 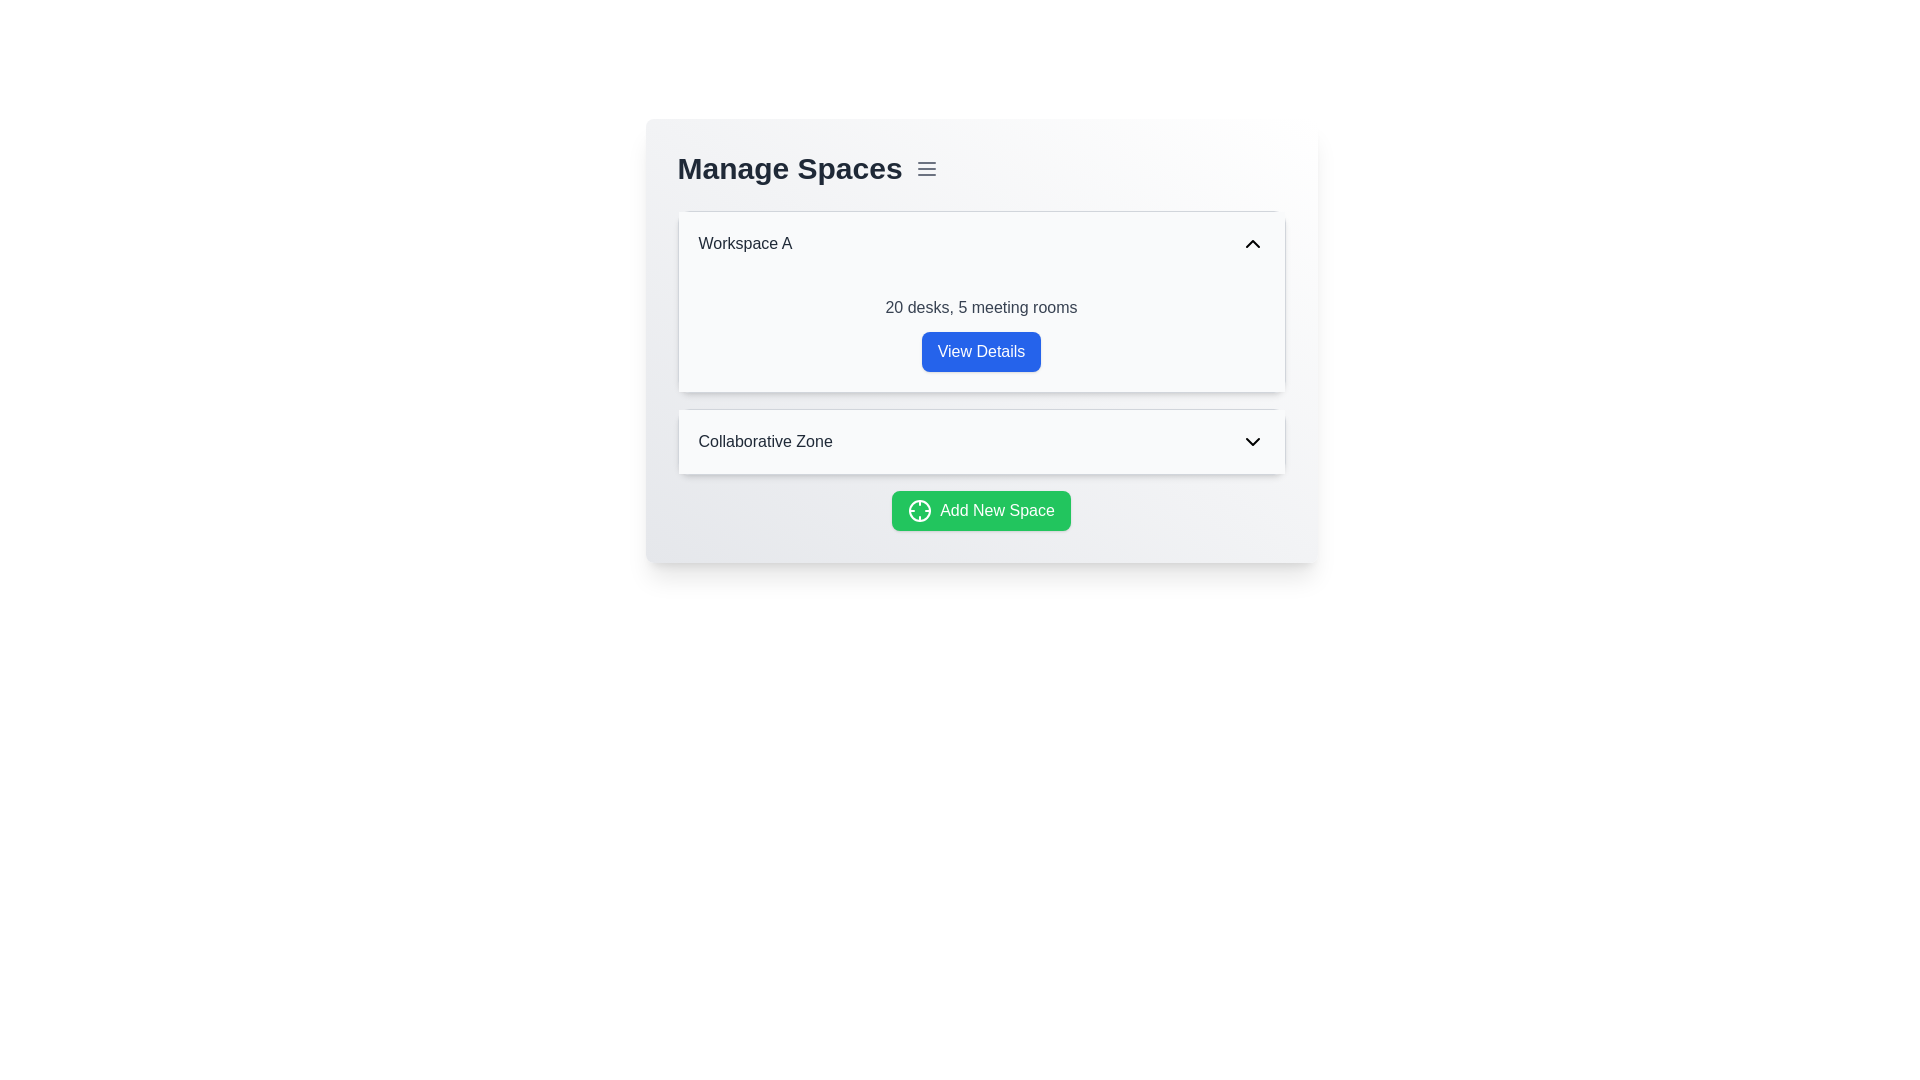 What do you see at coordinates (981, 308) in the screenshot?
I see `the Text label that provides information about the number of desks and meeting rooms in 'Workspace A', positioned above the 'View Details' button` at bounding box center [981, 308].